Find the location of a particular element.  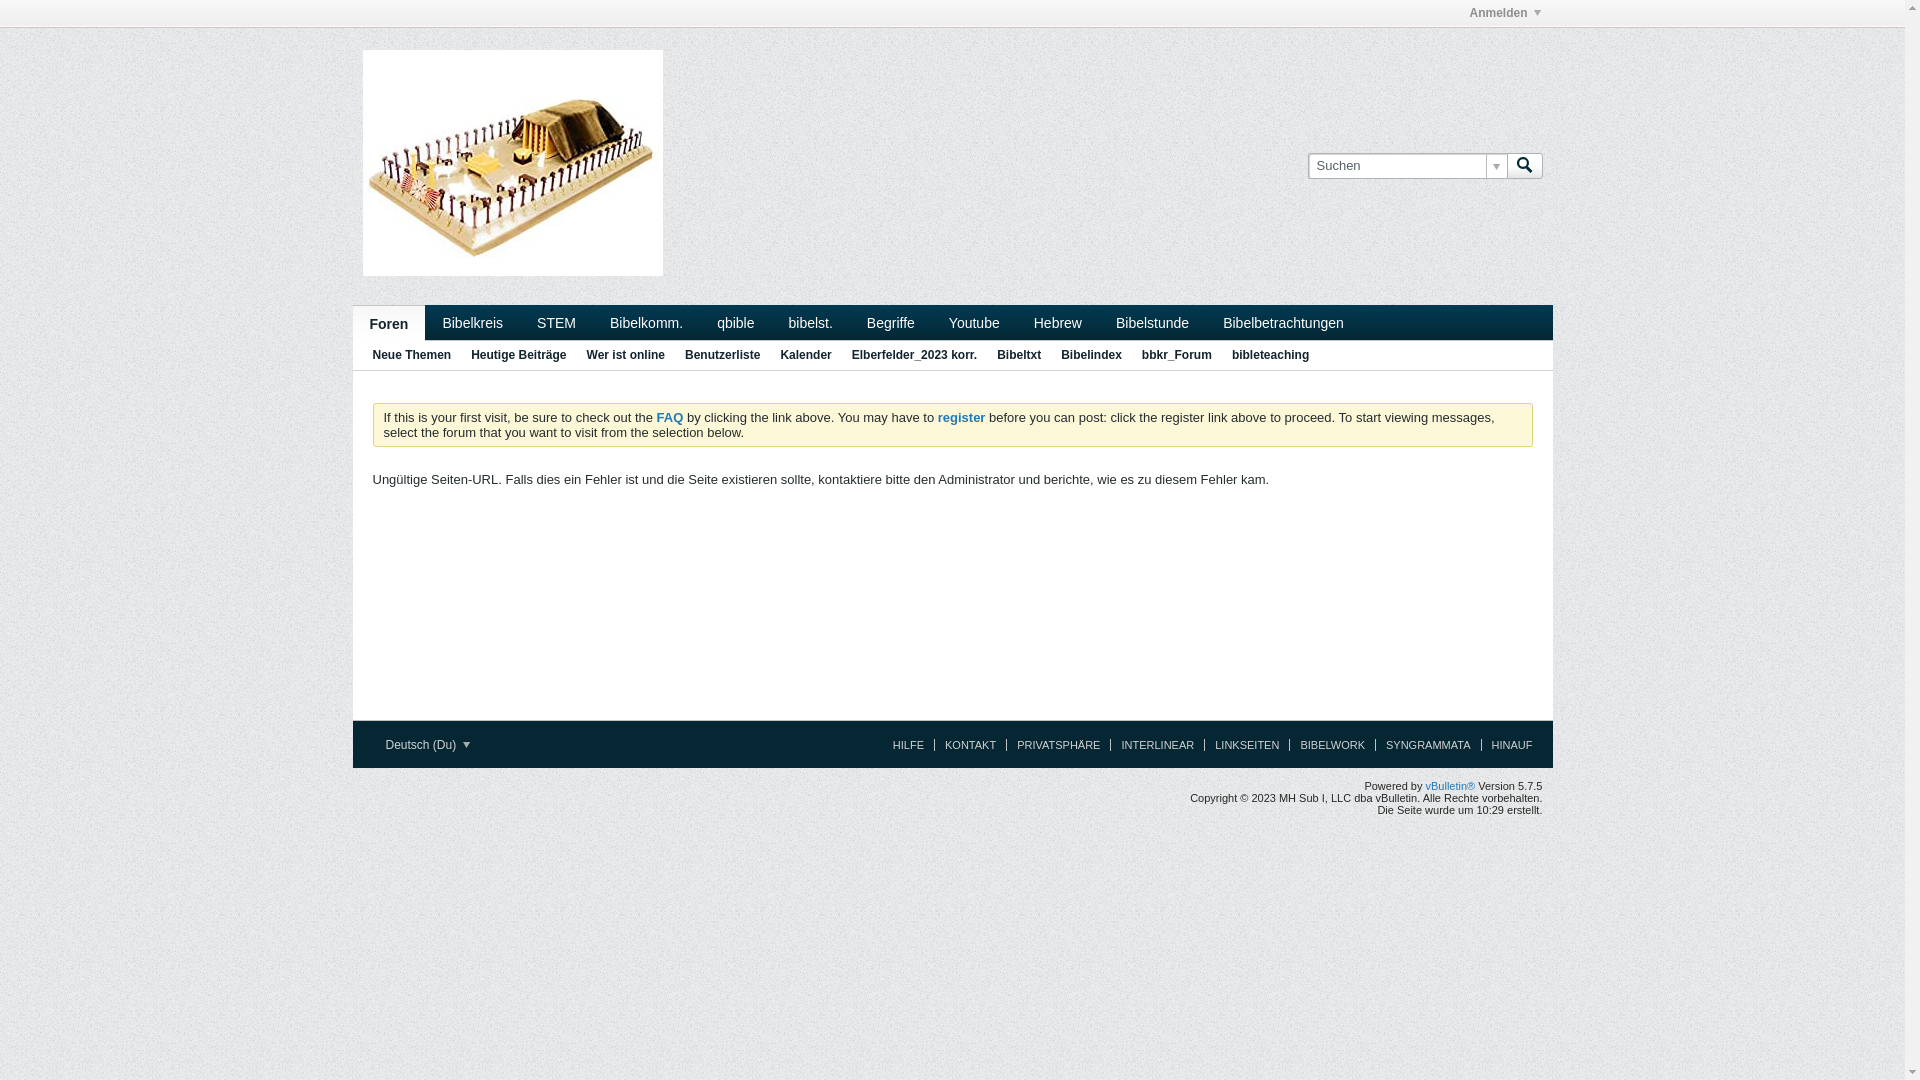

'Elberfelder_2023 korr.' is located at coordinates (851, 354).